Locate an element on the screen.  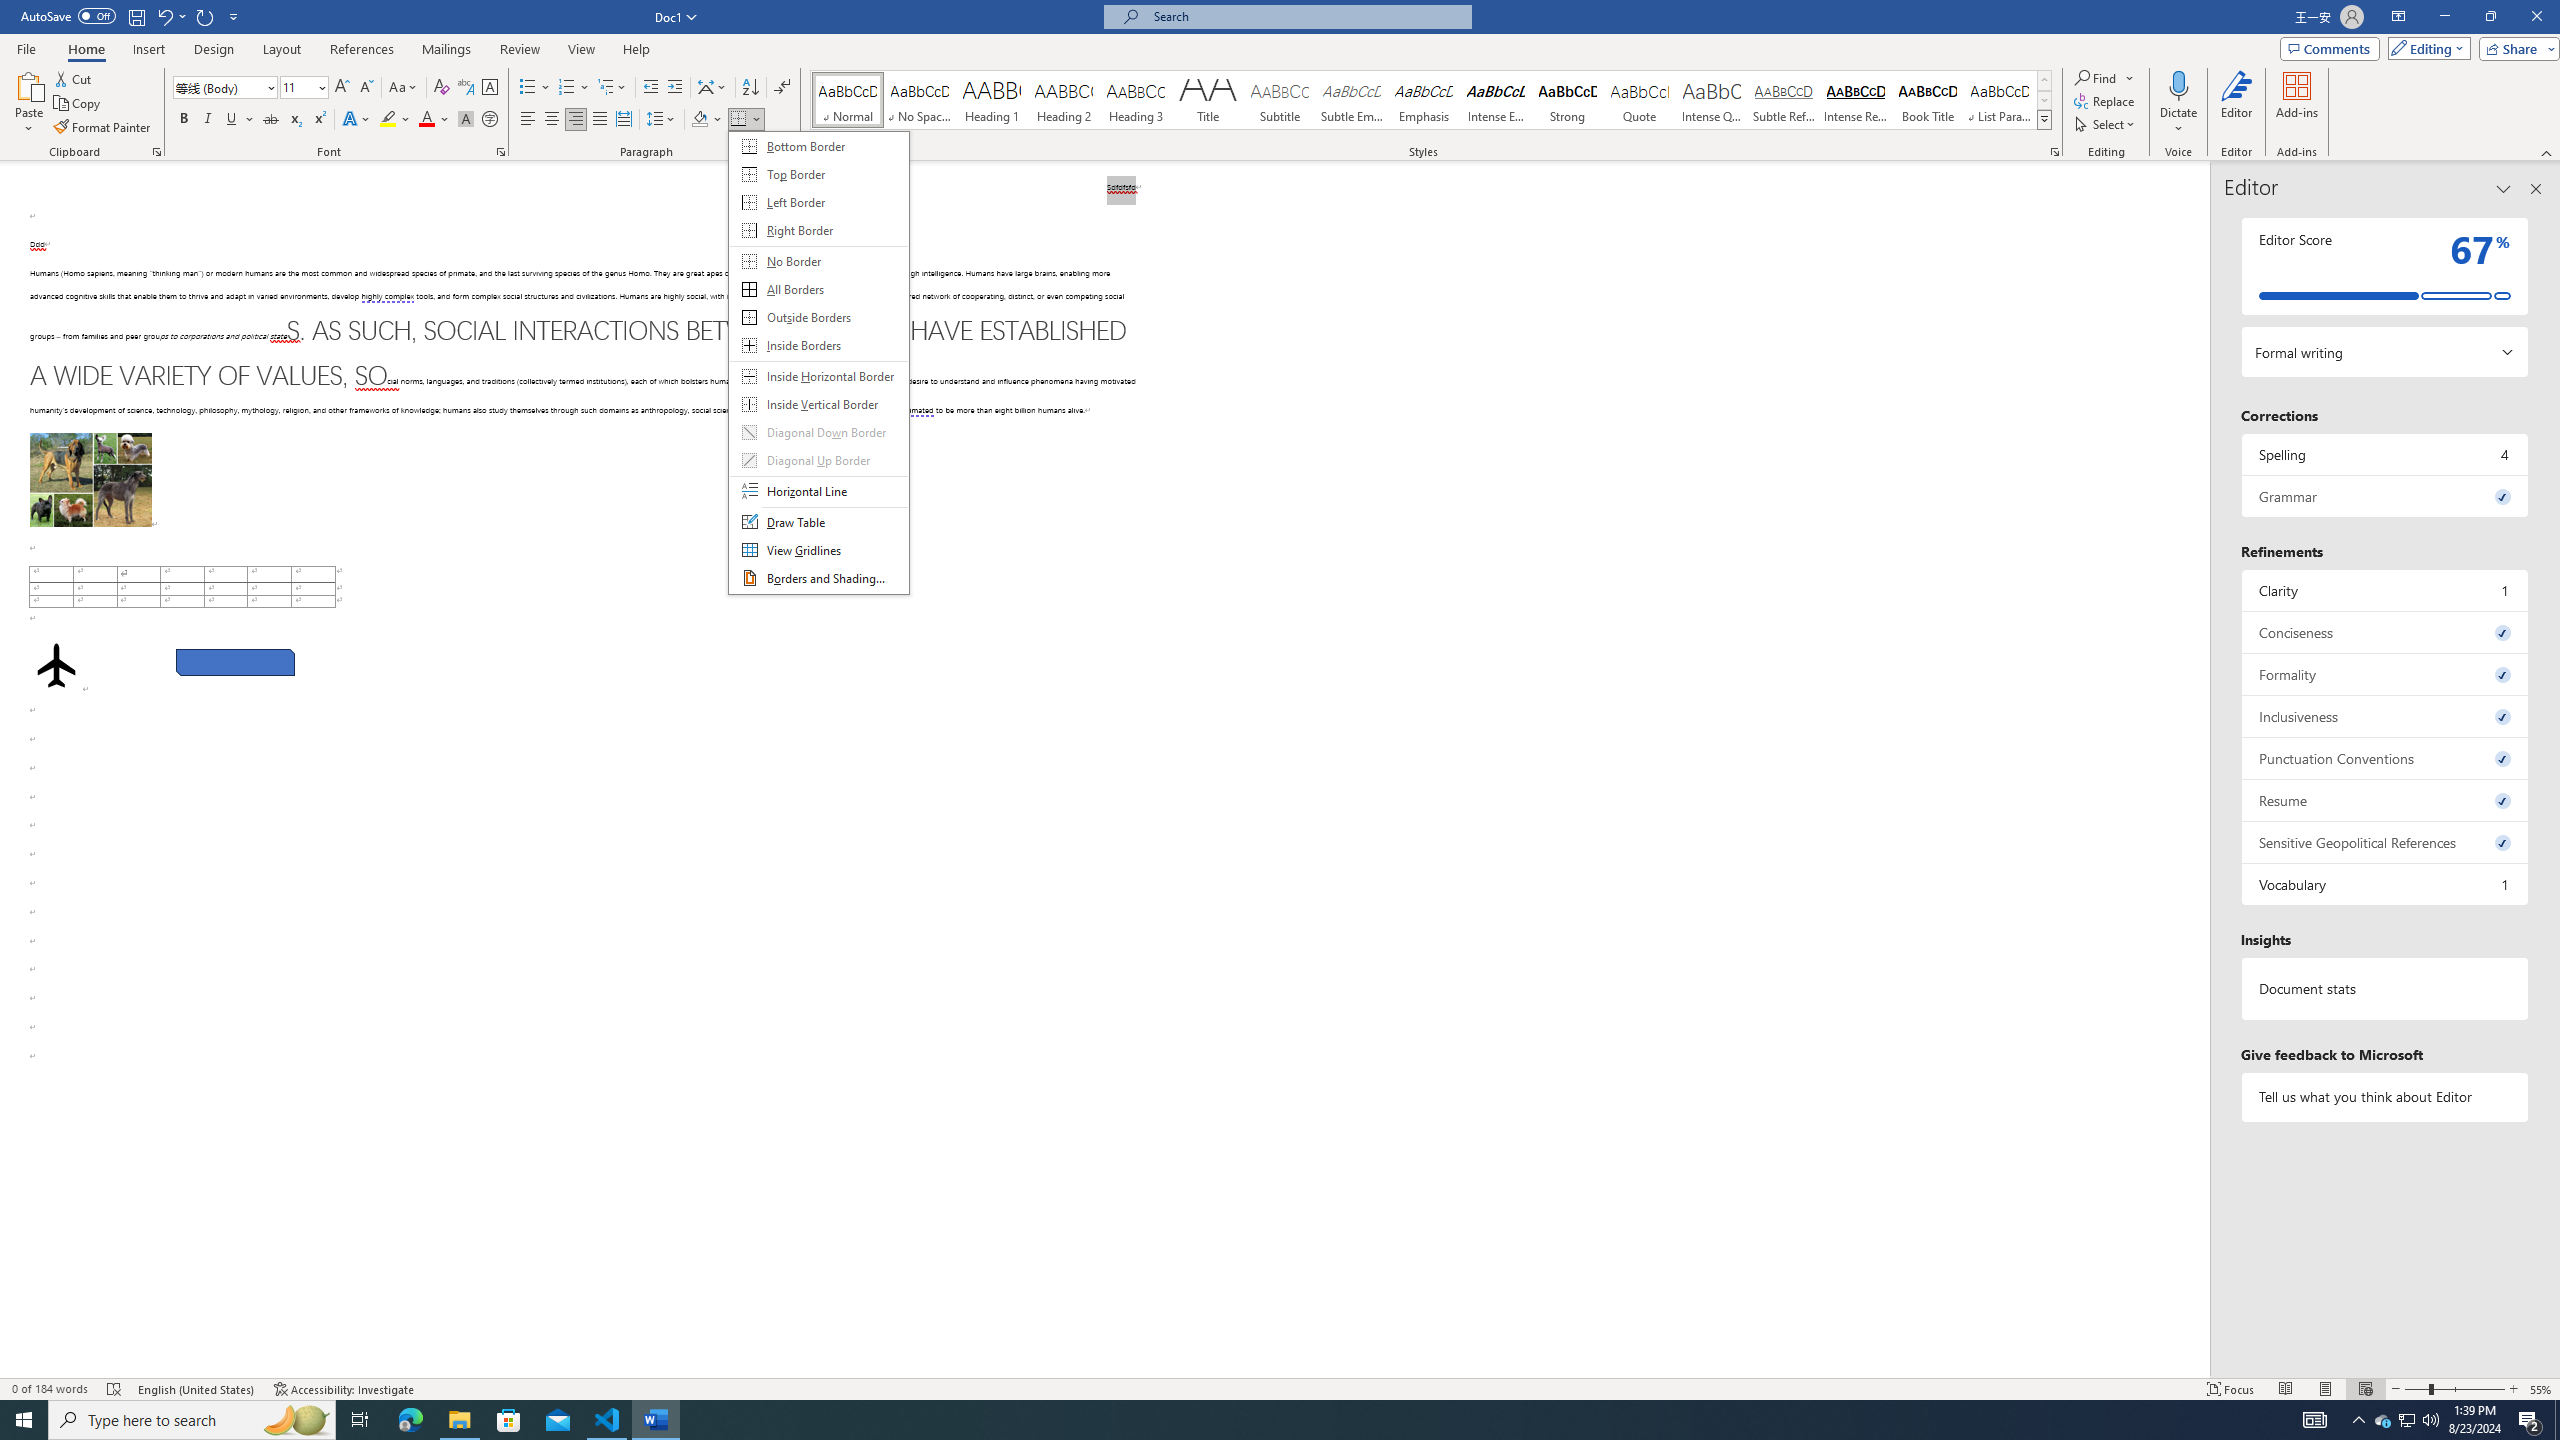
'Microsoft Store' is located at coordinates (509, 1418).